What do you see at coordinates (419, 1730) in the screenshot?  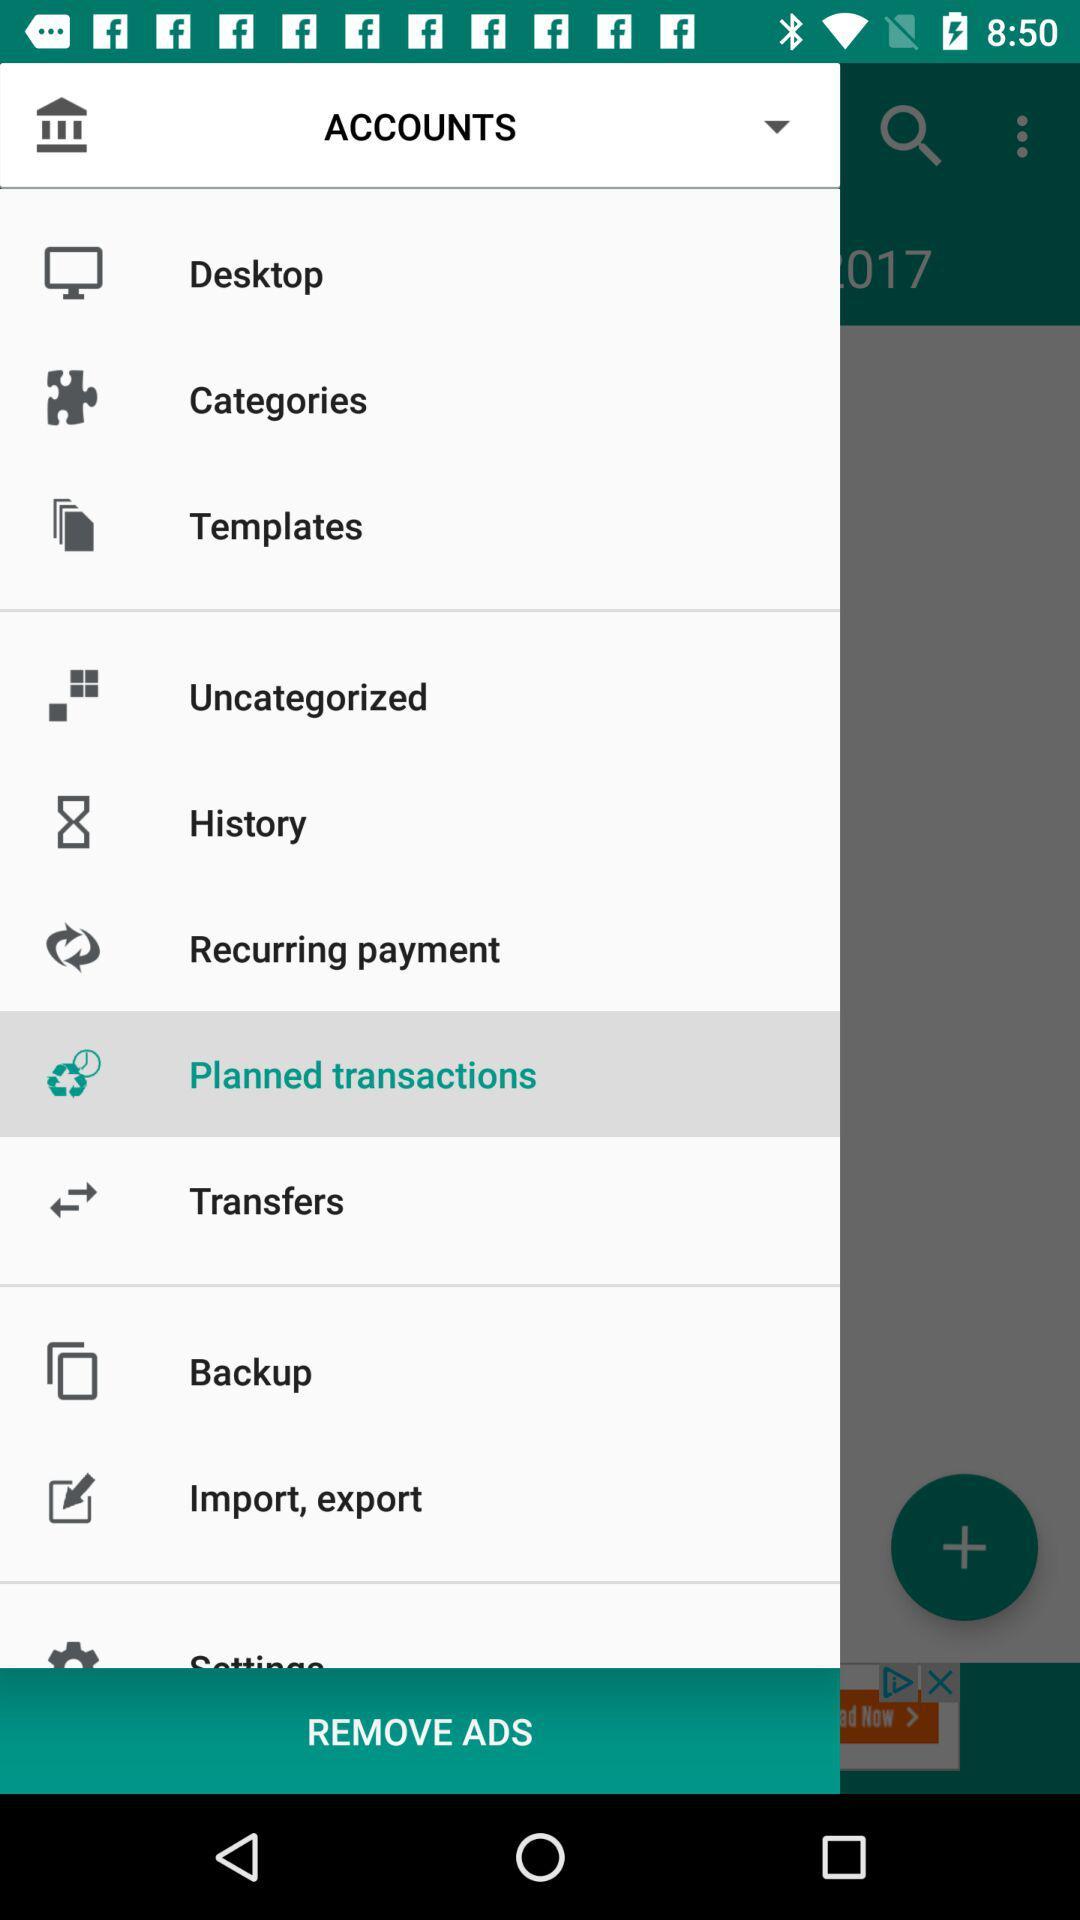 I see `remove ads item` at bounding box center [419, 1730].